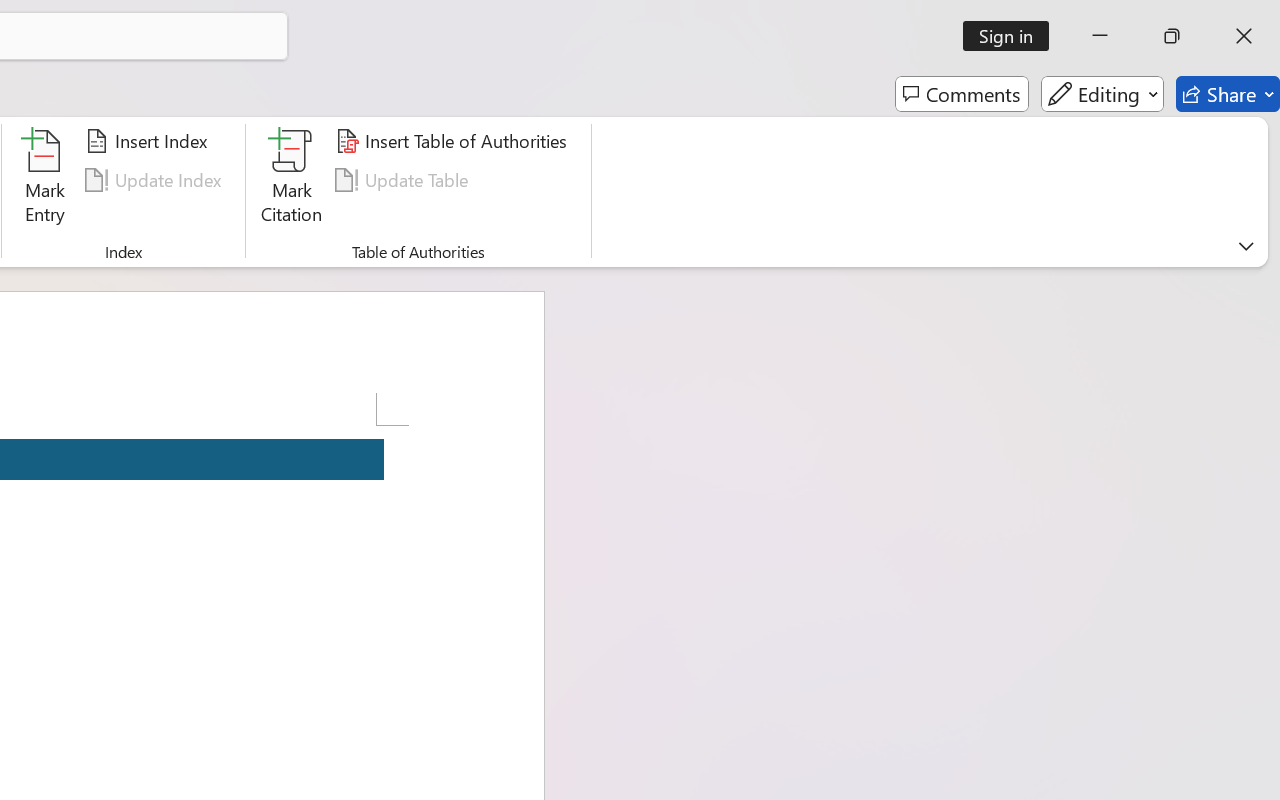 Image resolution: width=1280 pixels, height=800 pixels. I want to click on 'Mark Citation...', so click(291, 179).